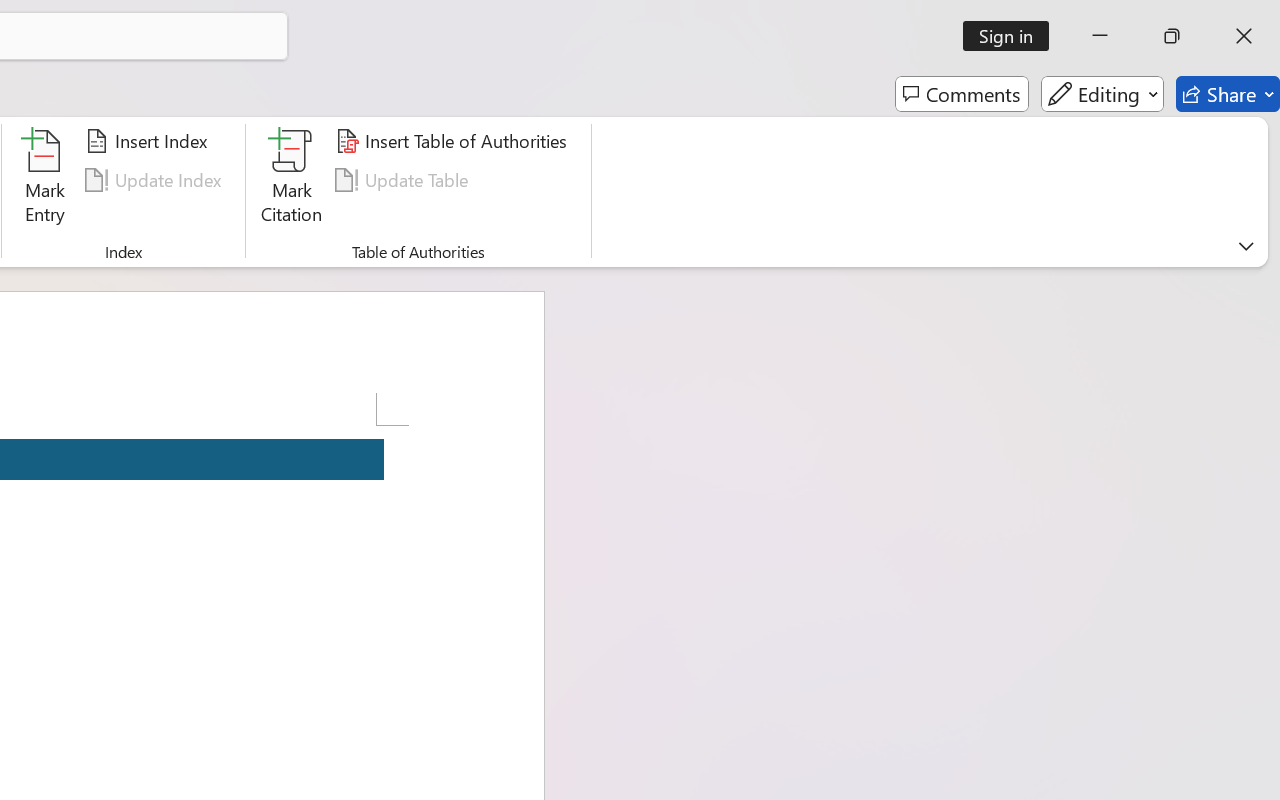 Image resolution: width=1280 pixels, height=800 pixels. I want to click on 'Mark Citation...', so click(291, 179).